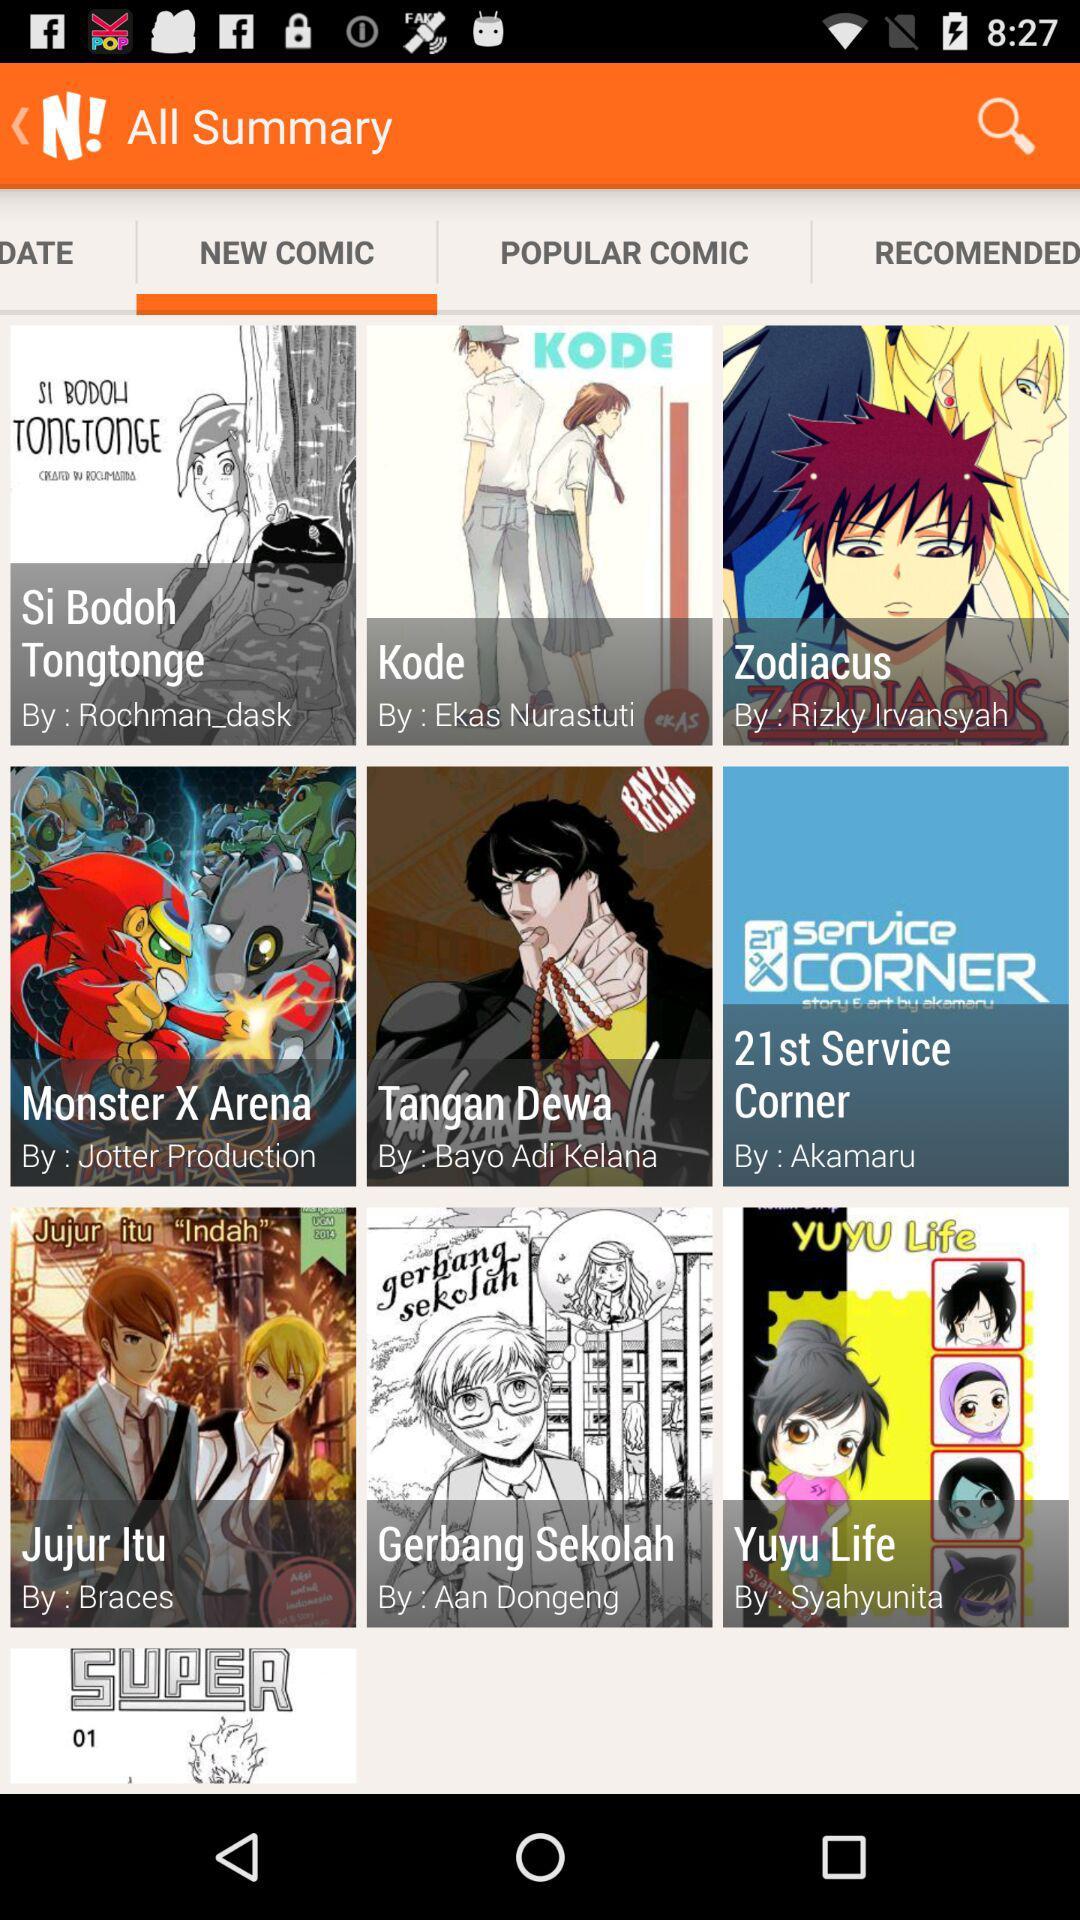 The image size is (1080, 1920). Describe the element at coordinates (67, 251) in the screenshot. I see `the icon next to new comic app` at that location.